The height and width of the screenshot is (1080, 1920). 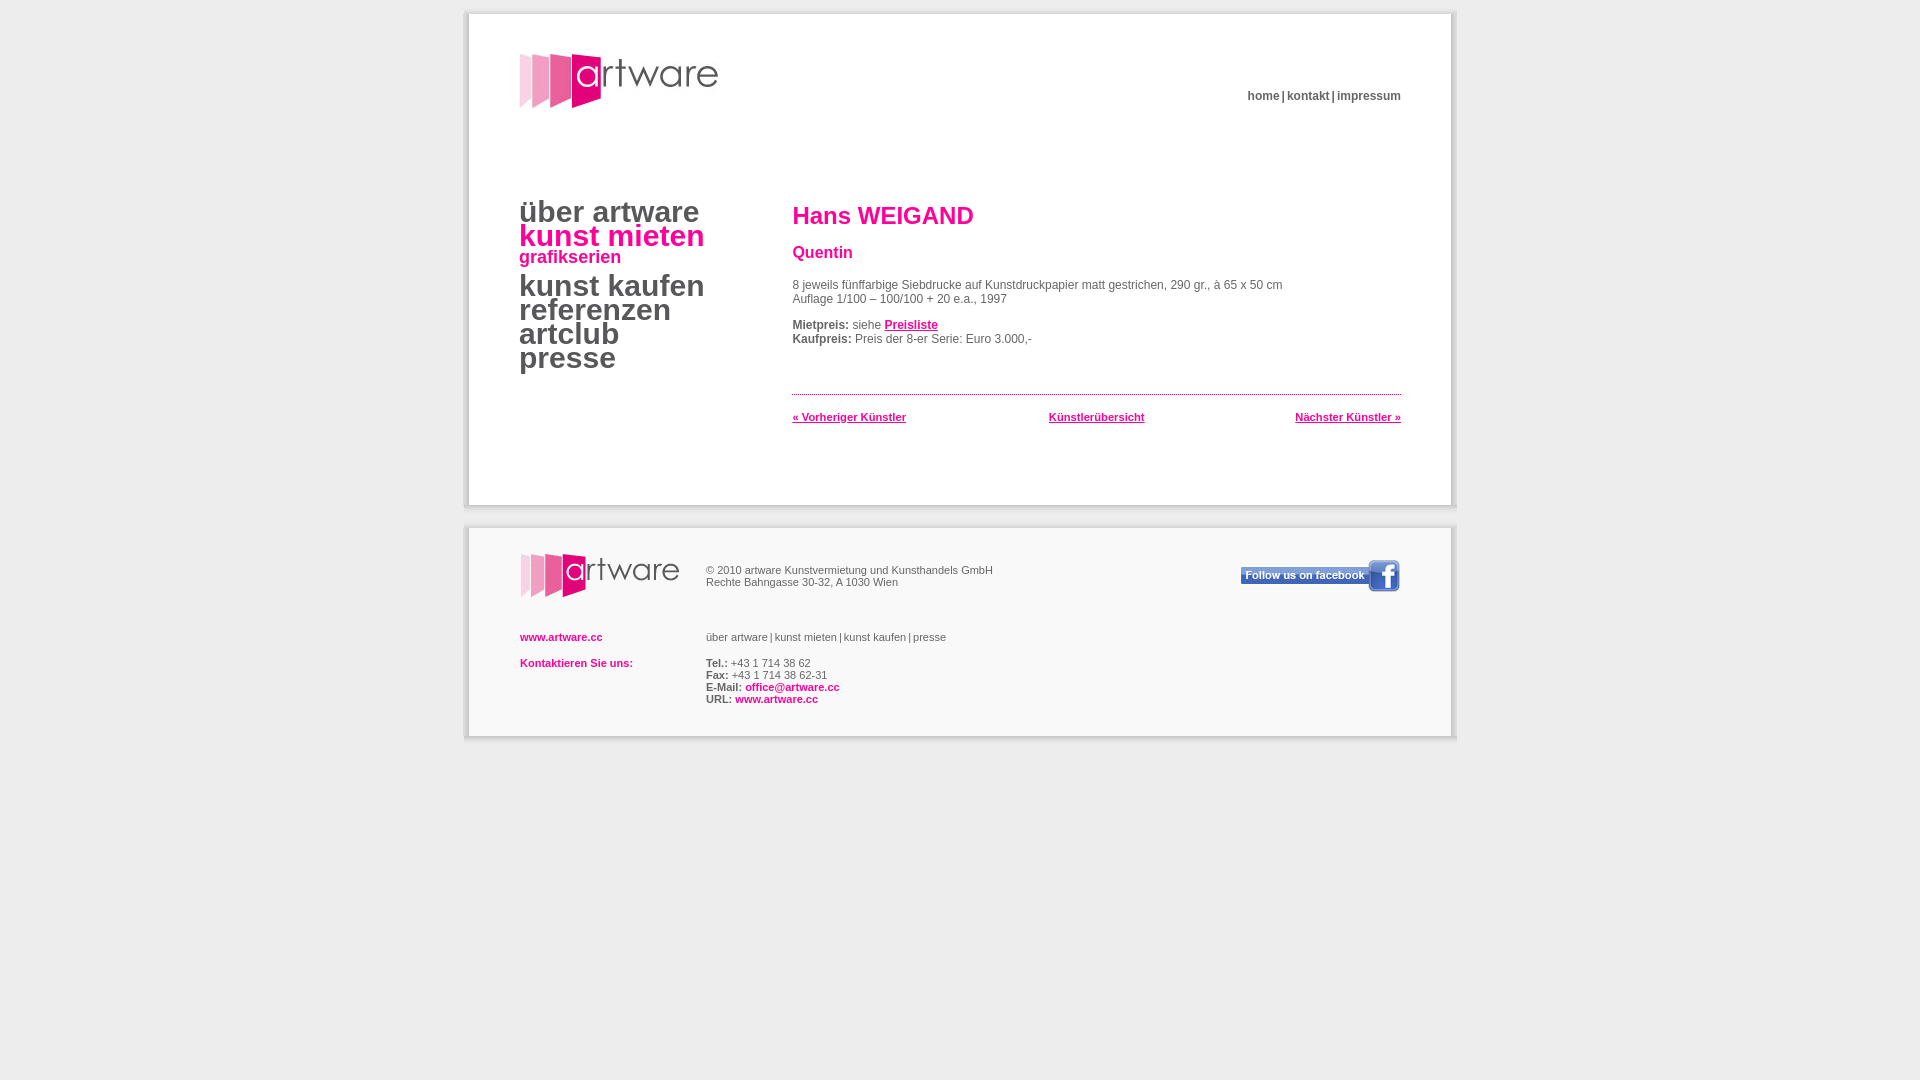 I want to click on 'home', so click(x=1262, y=96).